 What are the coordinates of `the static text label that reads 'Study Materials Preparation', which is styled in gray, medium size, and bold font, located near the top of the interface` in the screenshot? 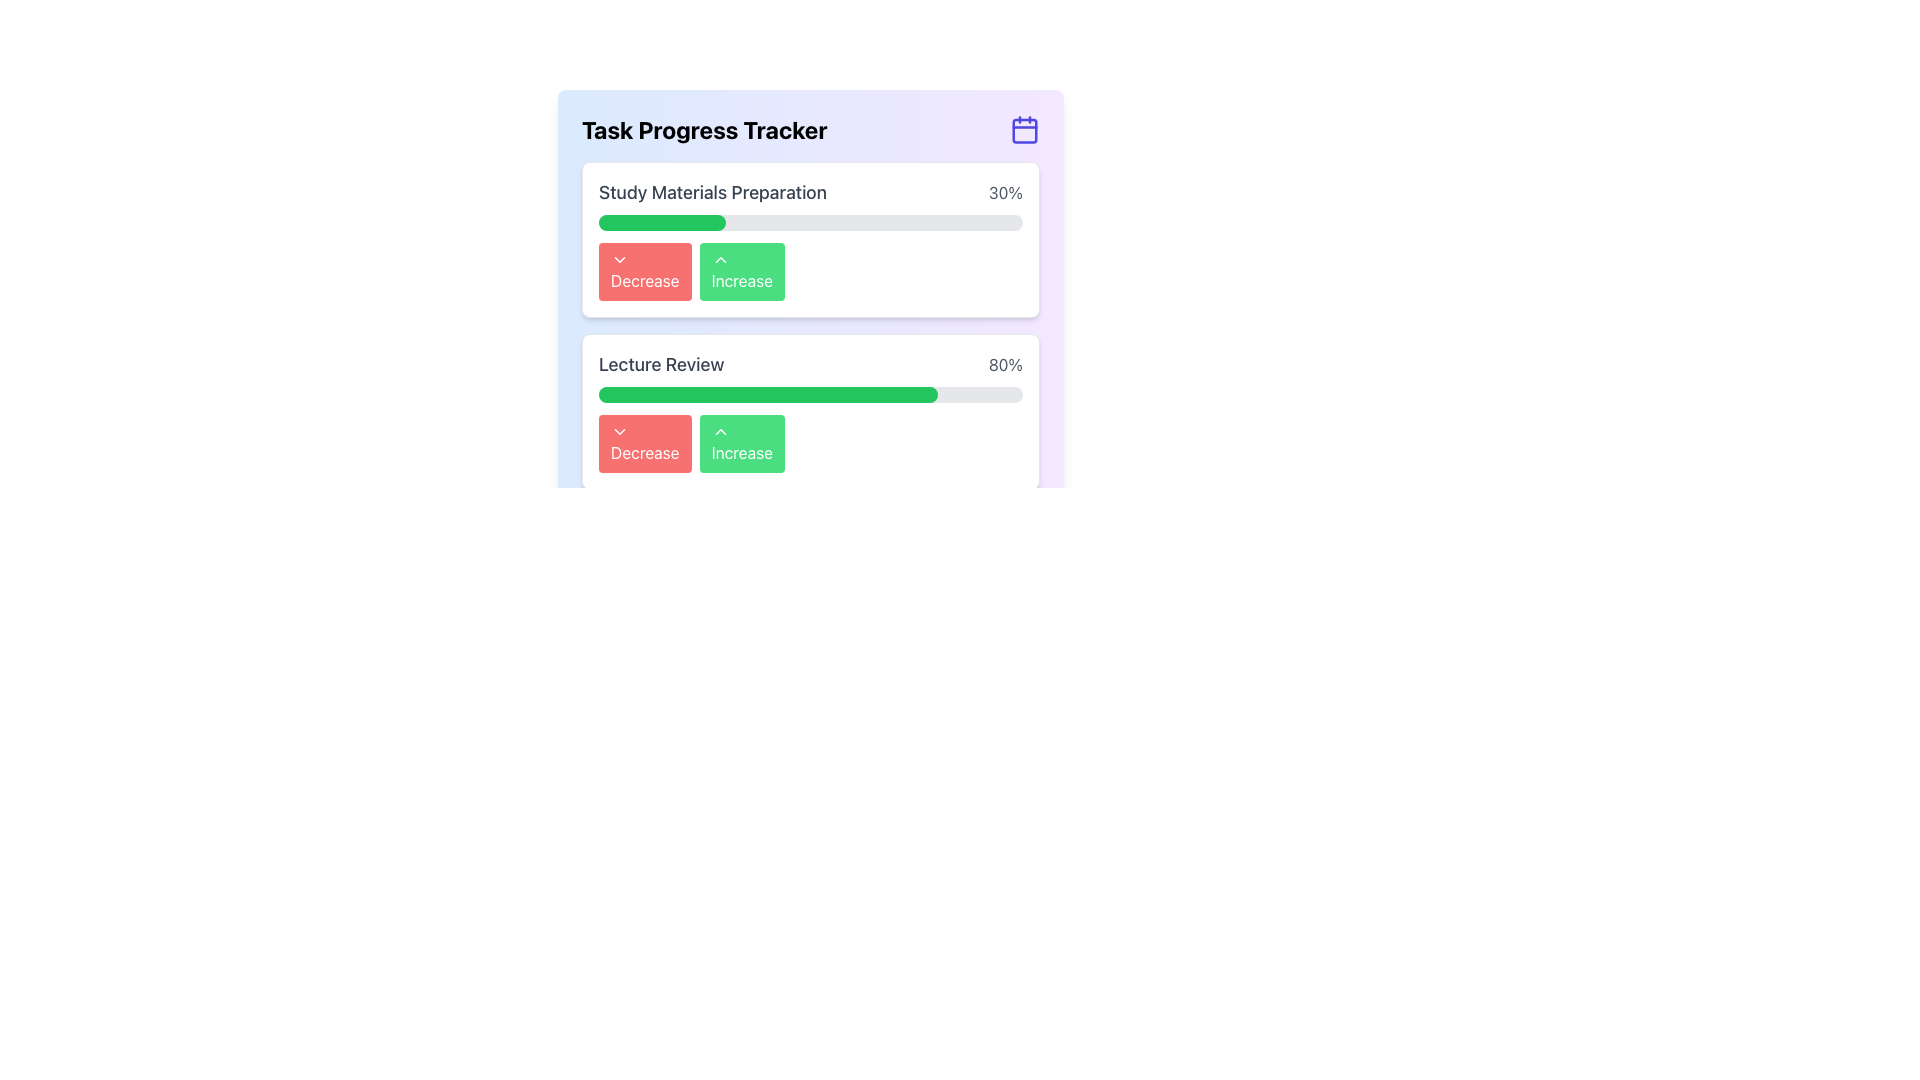 It's located at (712, 192).